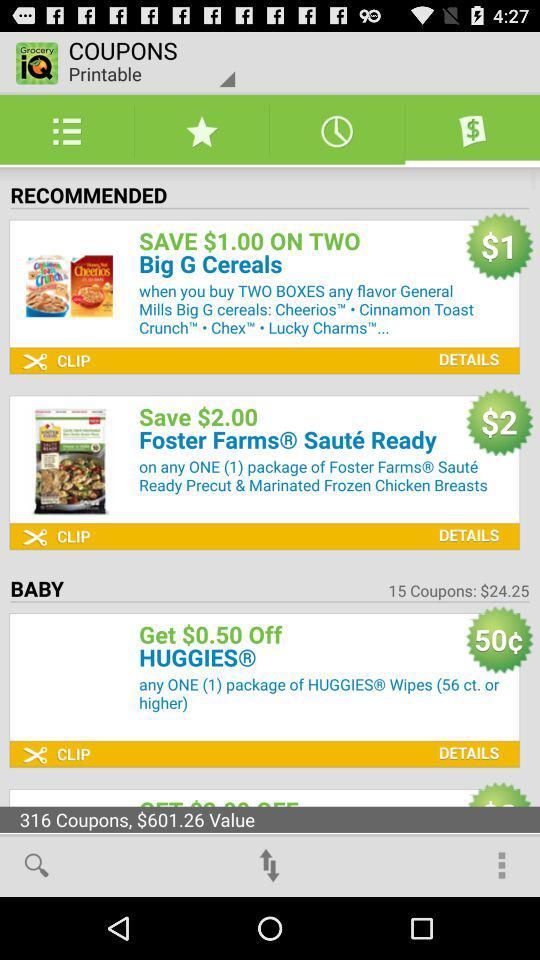 The image size is (540, 960). Describe the element at coordinates (464, 518) in the screenshot. I see `details option` at that location.